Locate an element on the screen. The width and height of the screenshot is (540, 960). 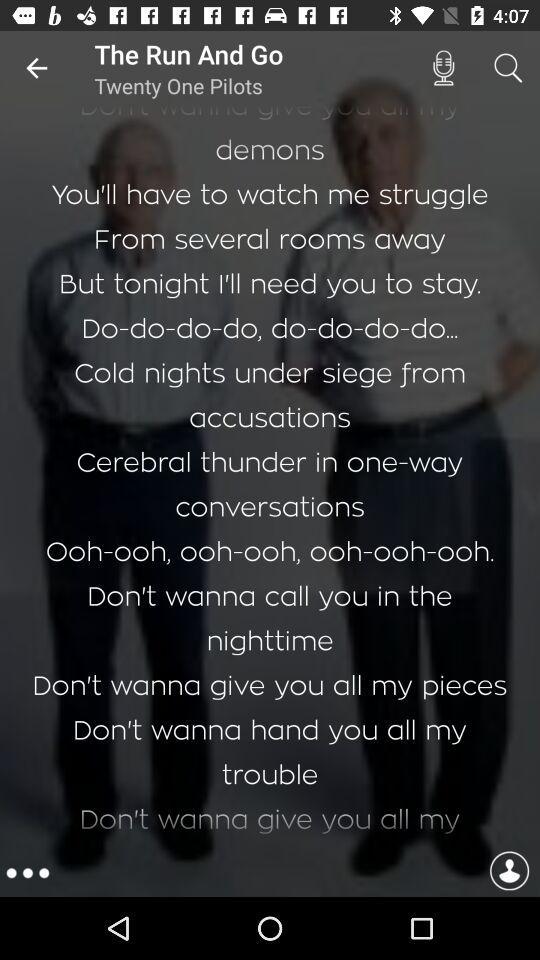
i can t is located at coordinates (270, 477).